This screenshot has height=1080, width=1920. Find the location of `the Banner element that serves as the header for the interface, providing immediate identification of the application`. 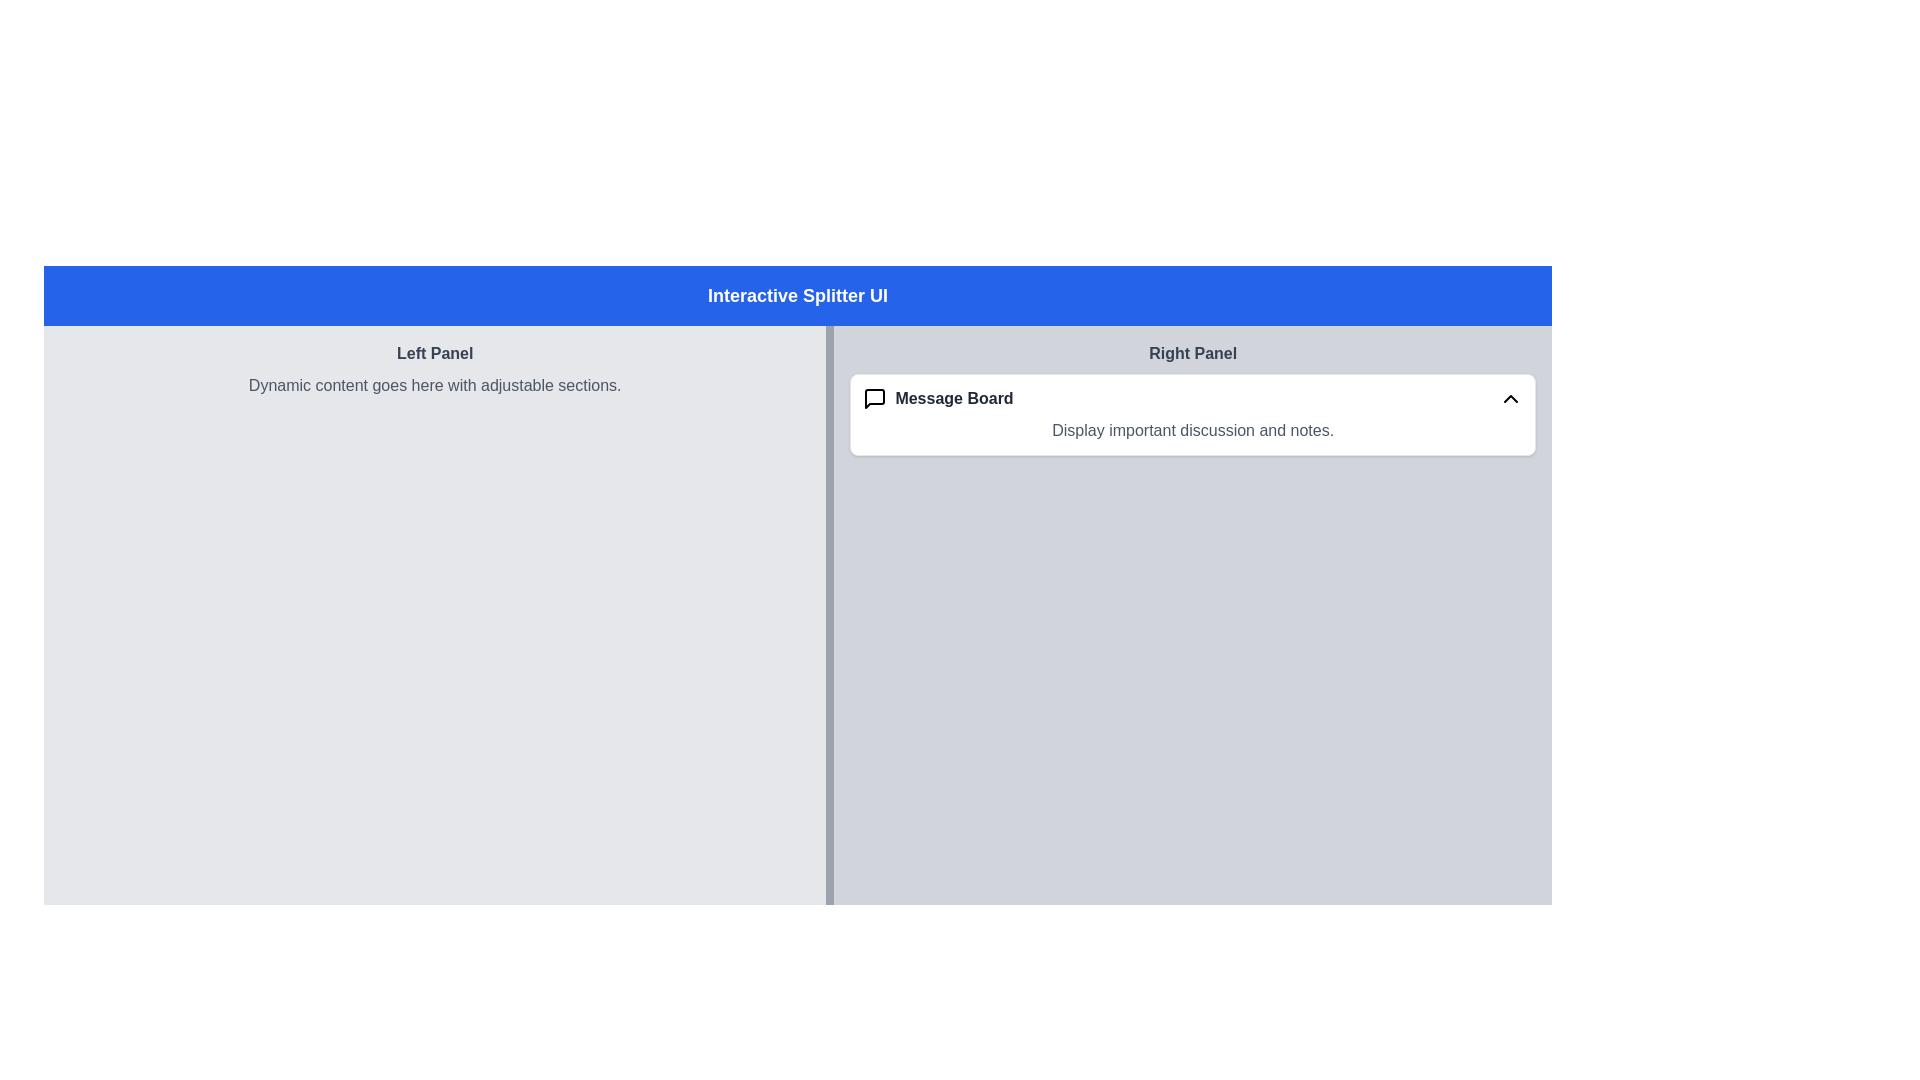

the Banner element that serves as the header for the interface, providing immediate identification of the application is located at coordinates (796, 296).